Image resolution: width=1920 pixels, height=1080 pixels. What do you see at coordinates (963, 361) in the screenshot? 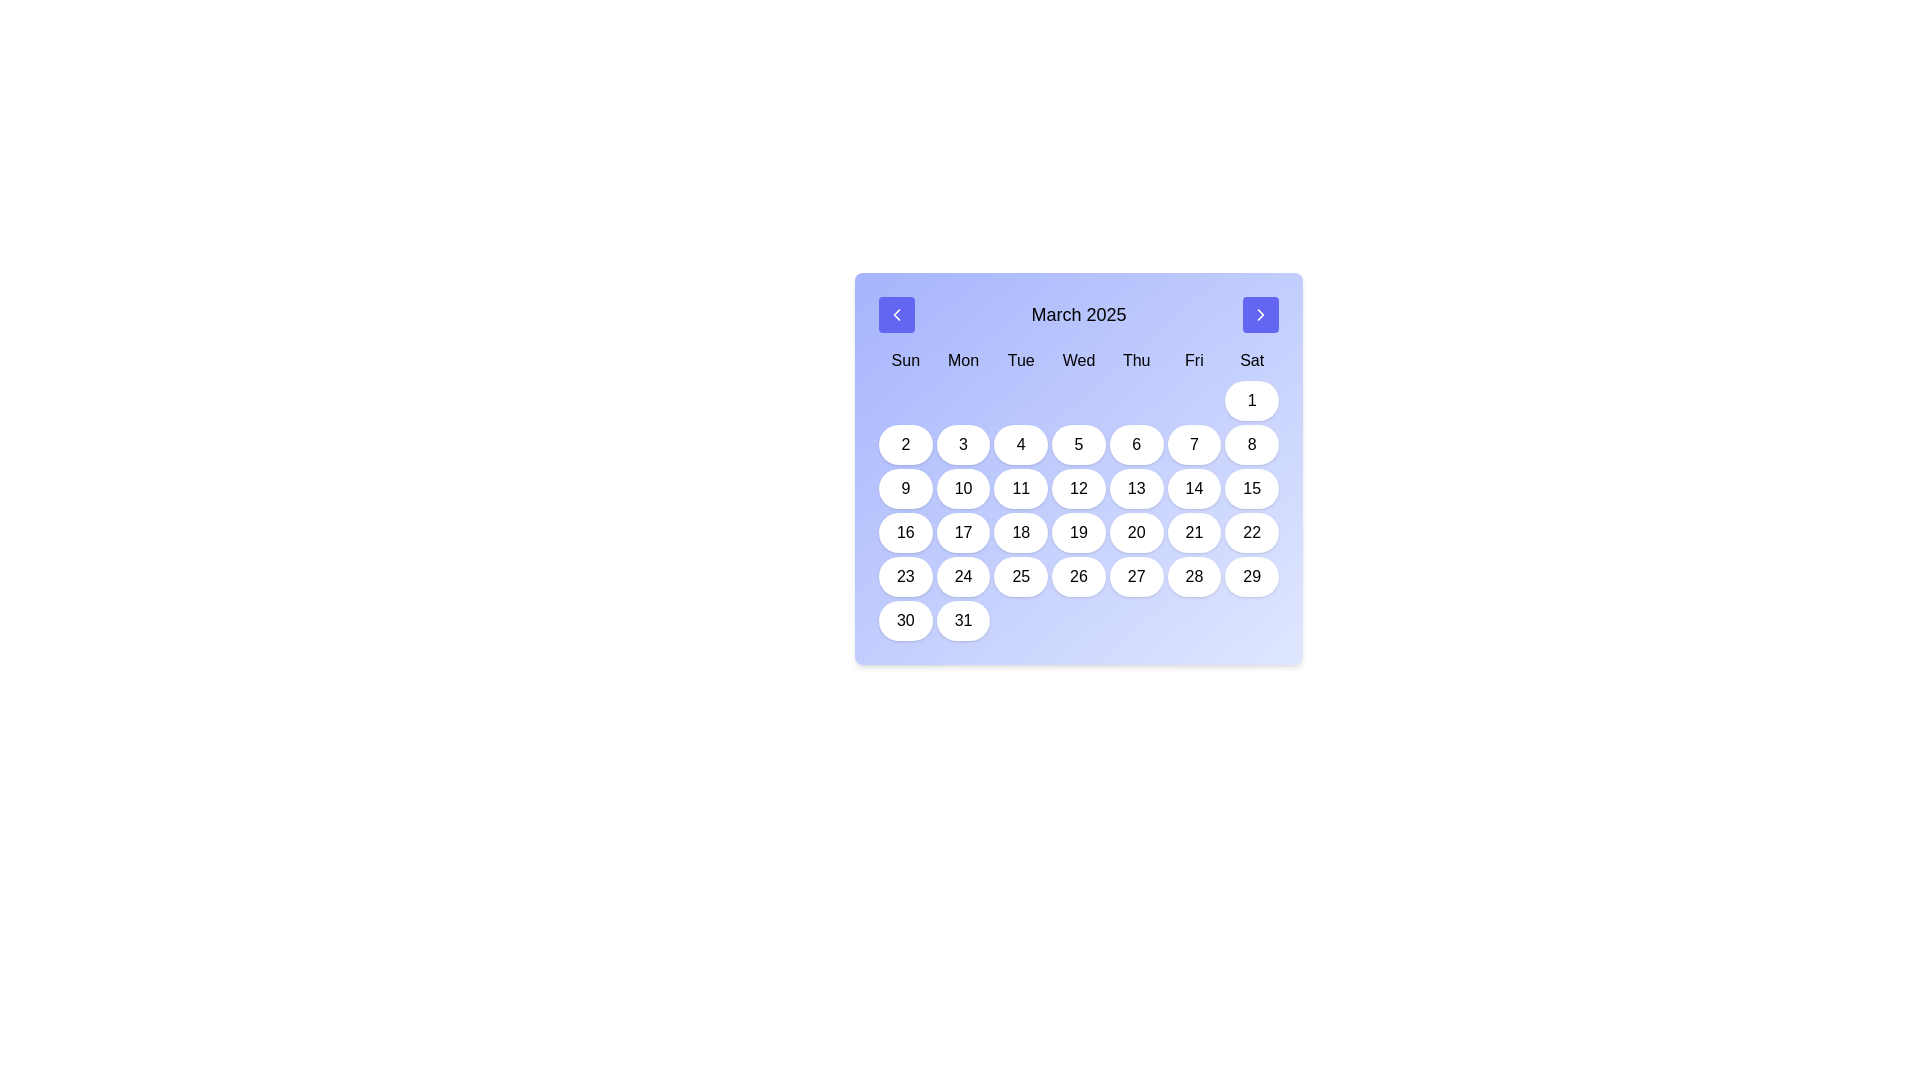
I see `the text label indicating 'Monday' in the calendar header, which is the second column in a seven-column layout for weekdays` at bounding box center [963, 361].